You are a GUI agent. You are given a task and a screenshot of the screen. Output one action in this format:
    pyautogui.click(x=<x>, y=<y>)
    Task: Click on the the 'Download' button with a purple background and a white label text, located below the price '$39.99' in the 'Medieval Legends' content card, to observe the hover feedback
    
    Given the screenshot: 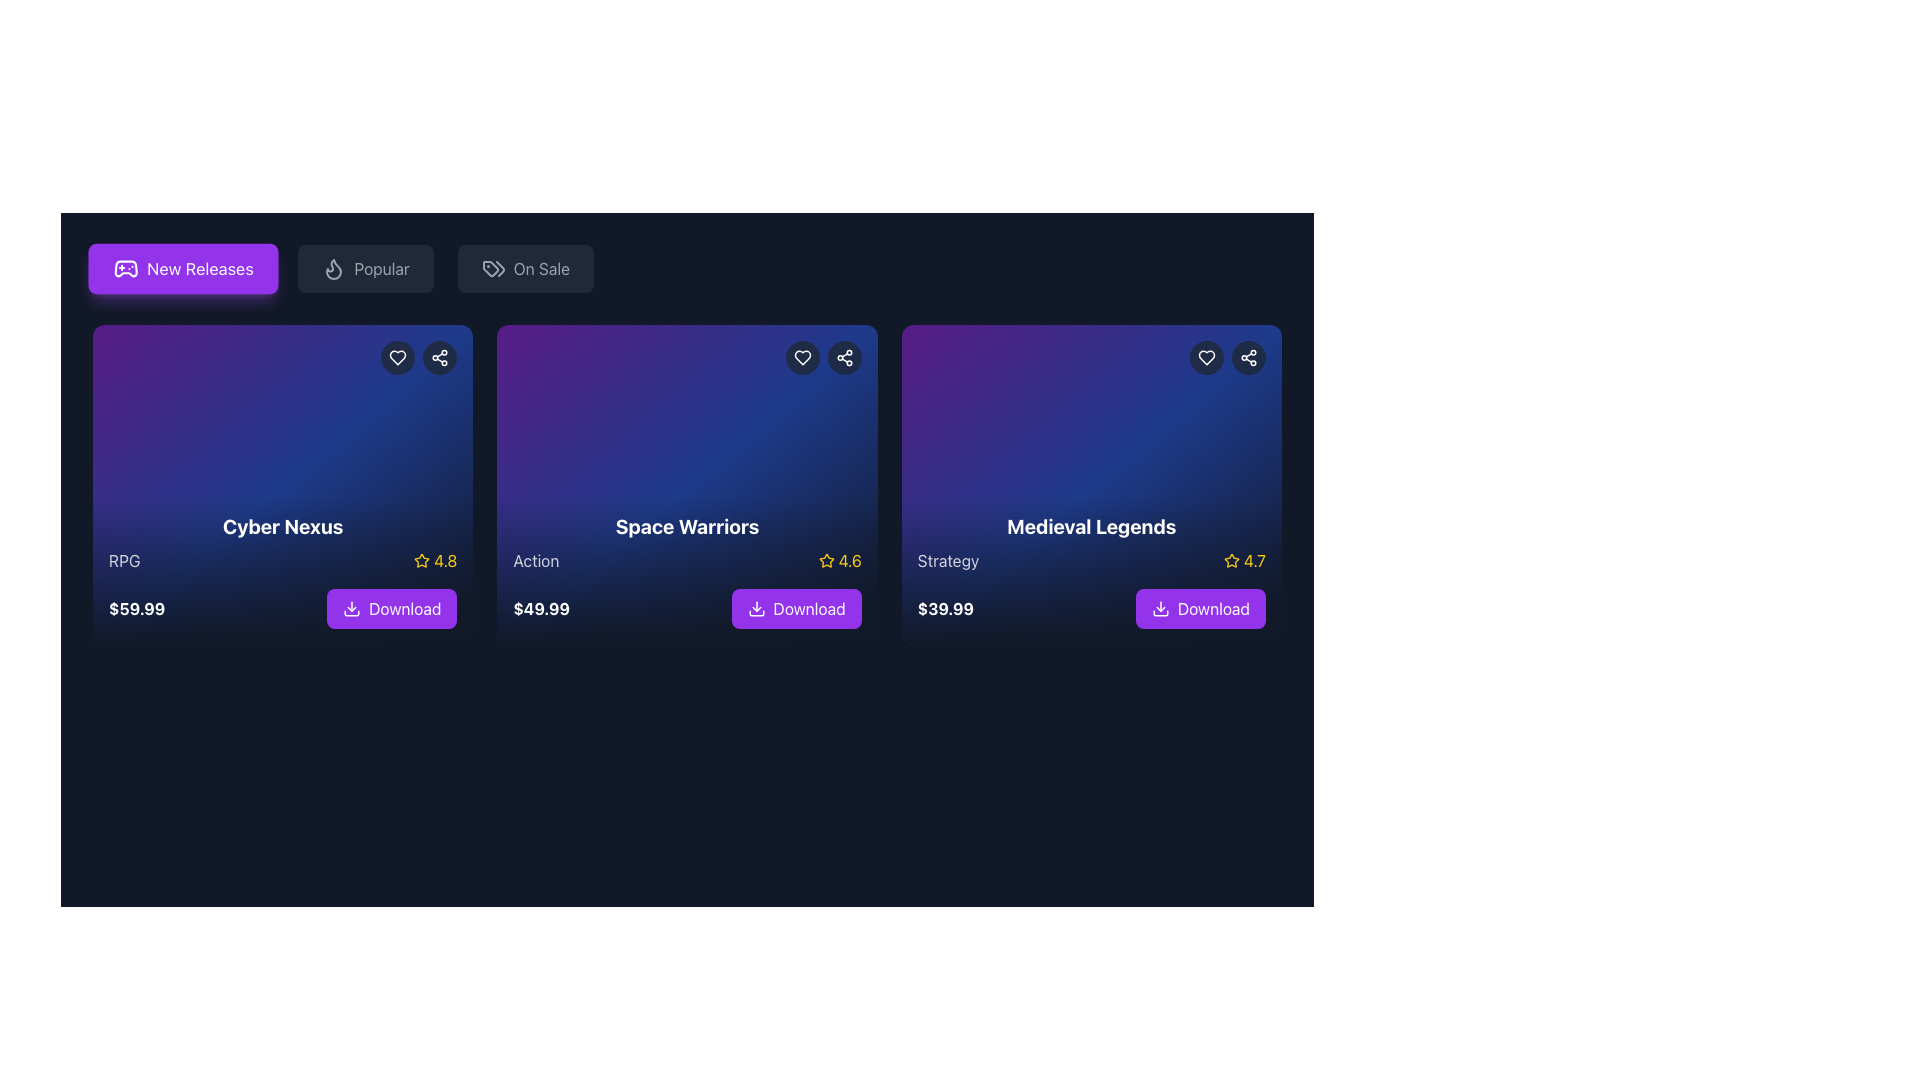 What is the action you would take?
    pyautogui.click(x=1200, y=608)
    